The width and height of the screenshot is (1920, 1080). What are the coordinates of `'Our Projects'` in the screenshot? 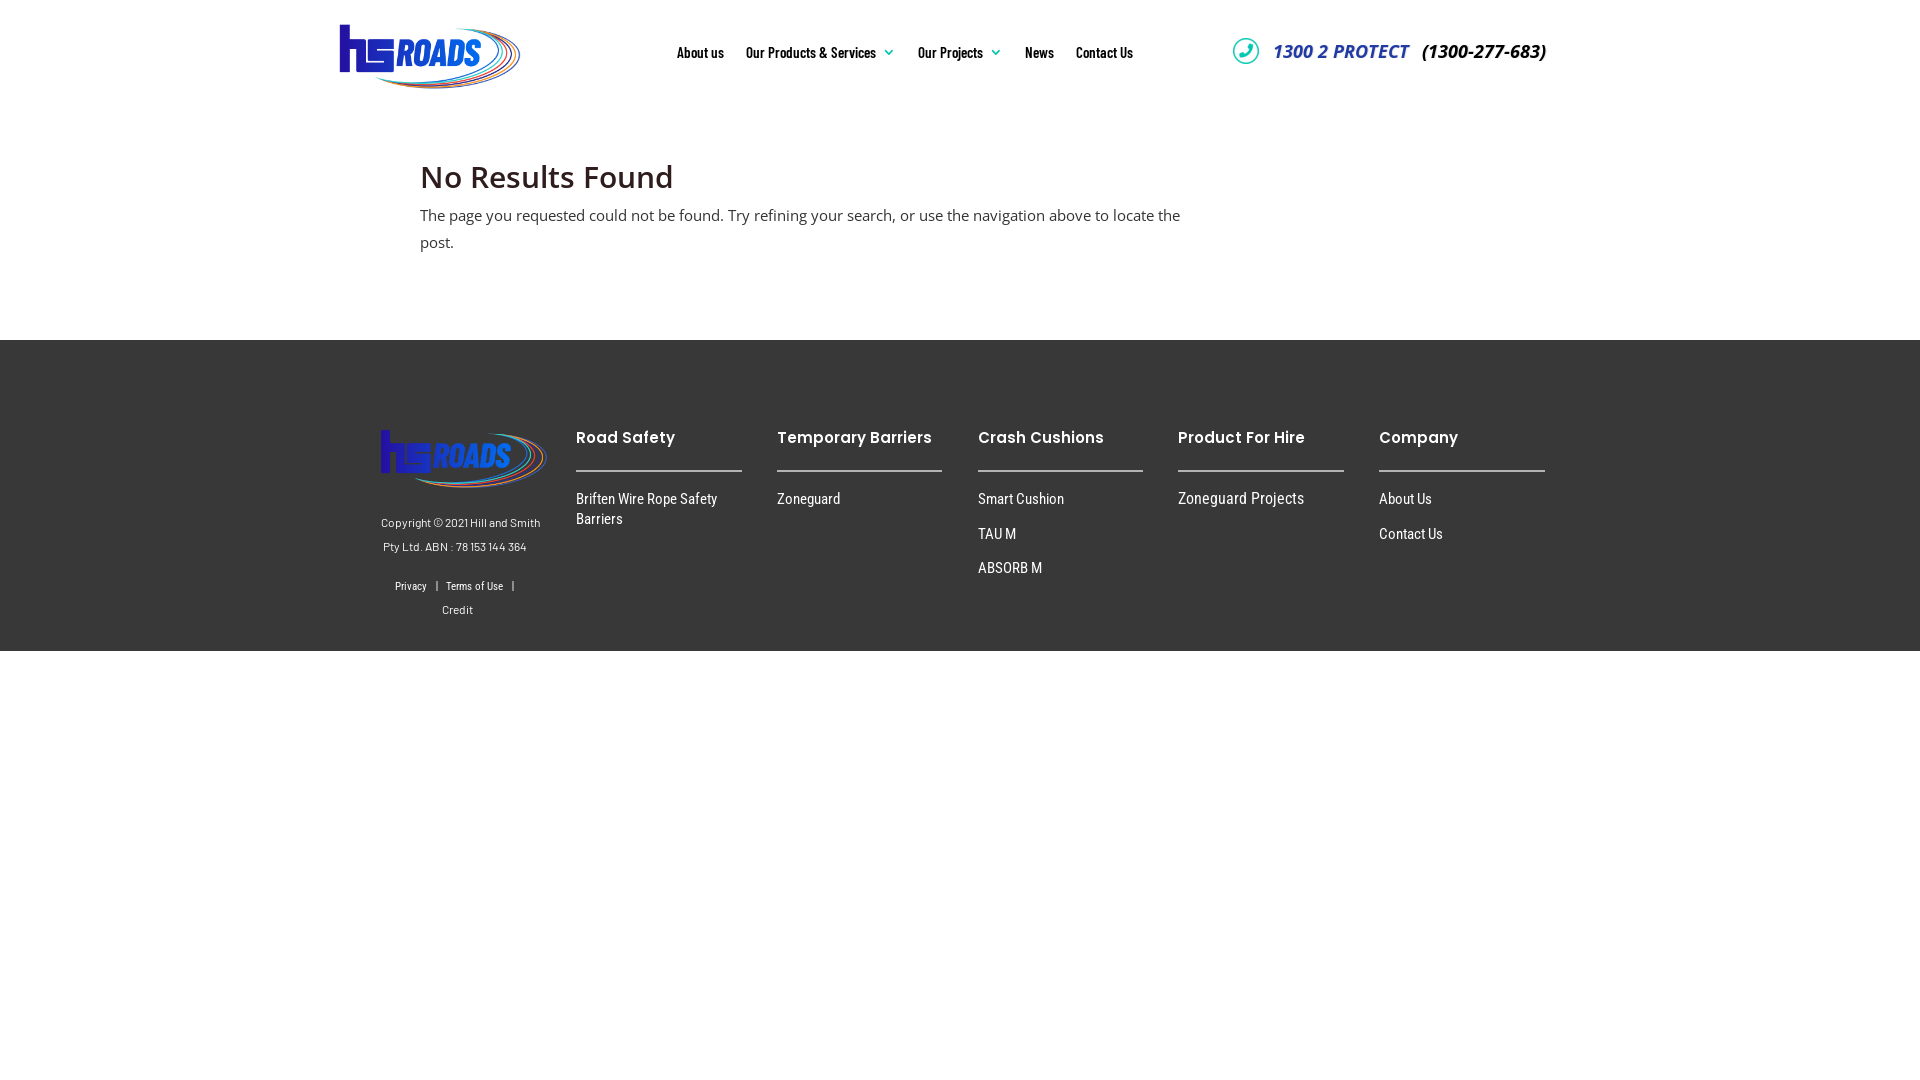 It's located at (960, 55).